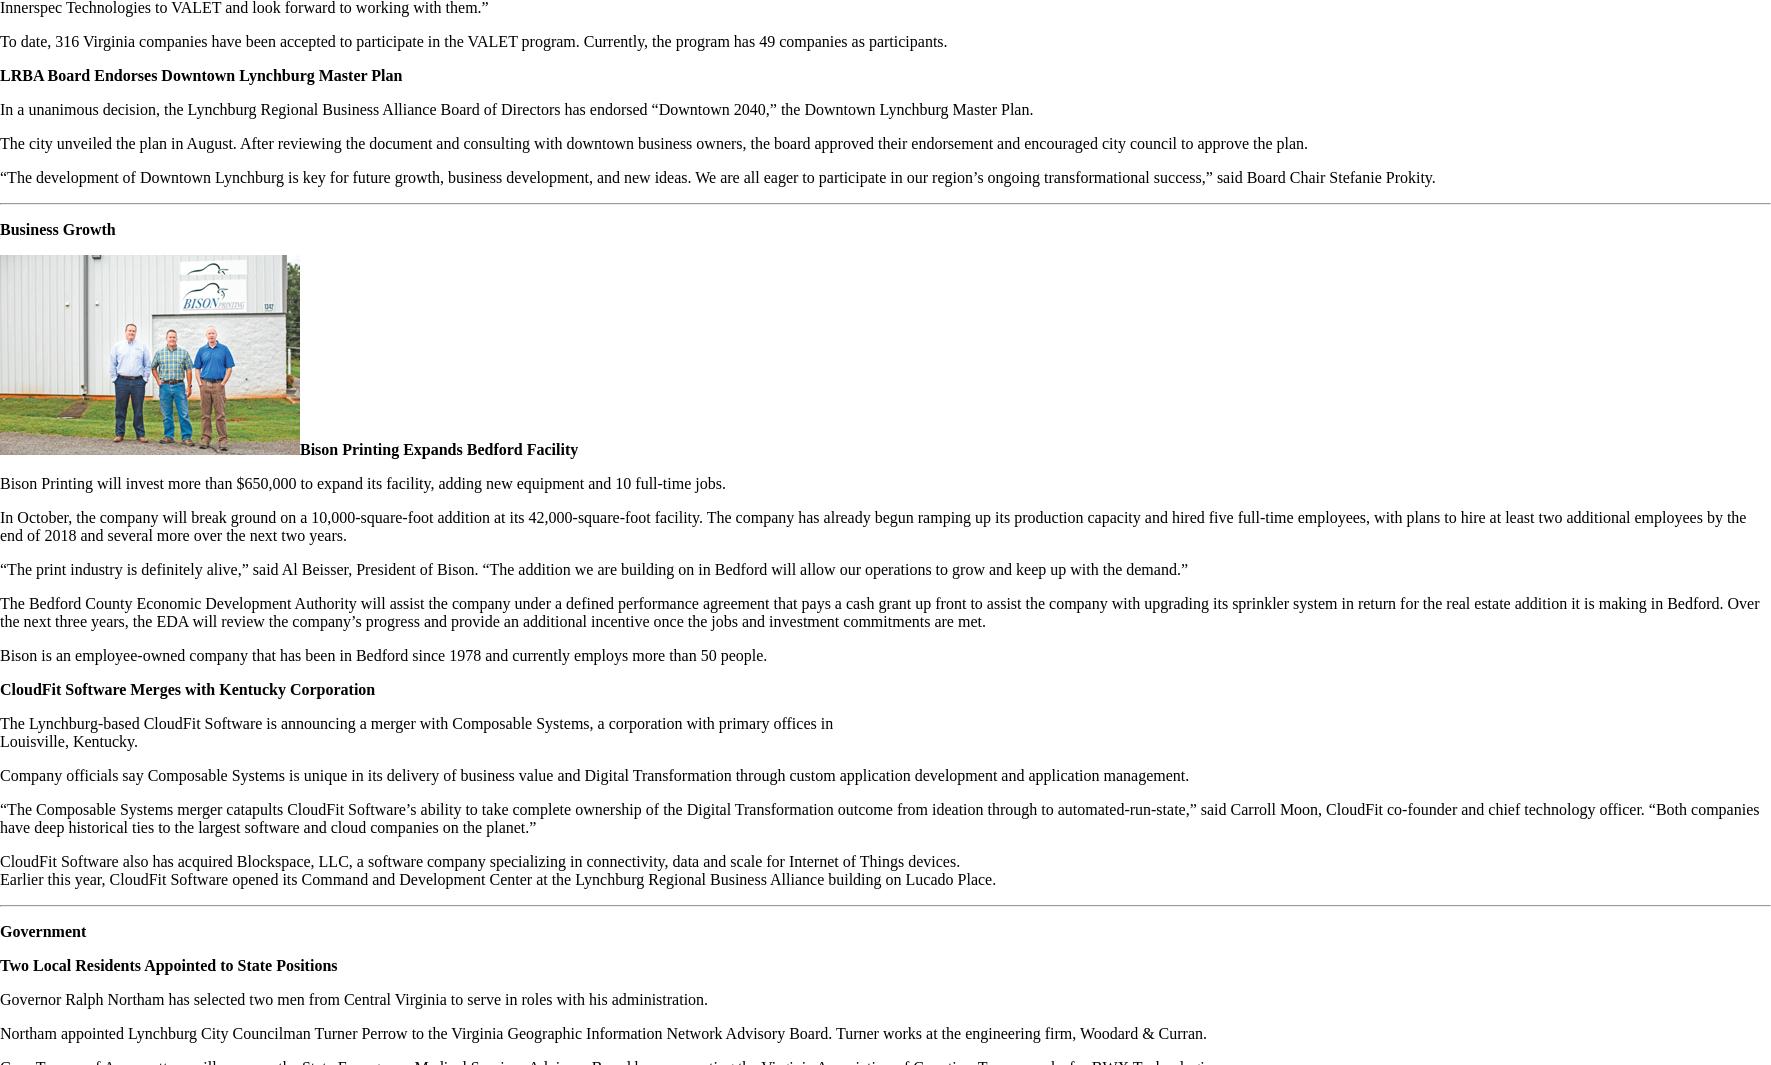  I want to click on 'Business Growth', so click(56, 228).